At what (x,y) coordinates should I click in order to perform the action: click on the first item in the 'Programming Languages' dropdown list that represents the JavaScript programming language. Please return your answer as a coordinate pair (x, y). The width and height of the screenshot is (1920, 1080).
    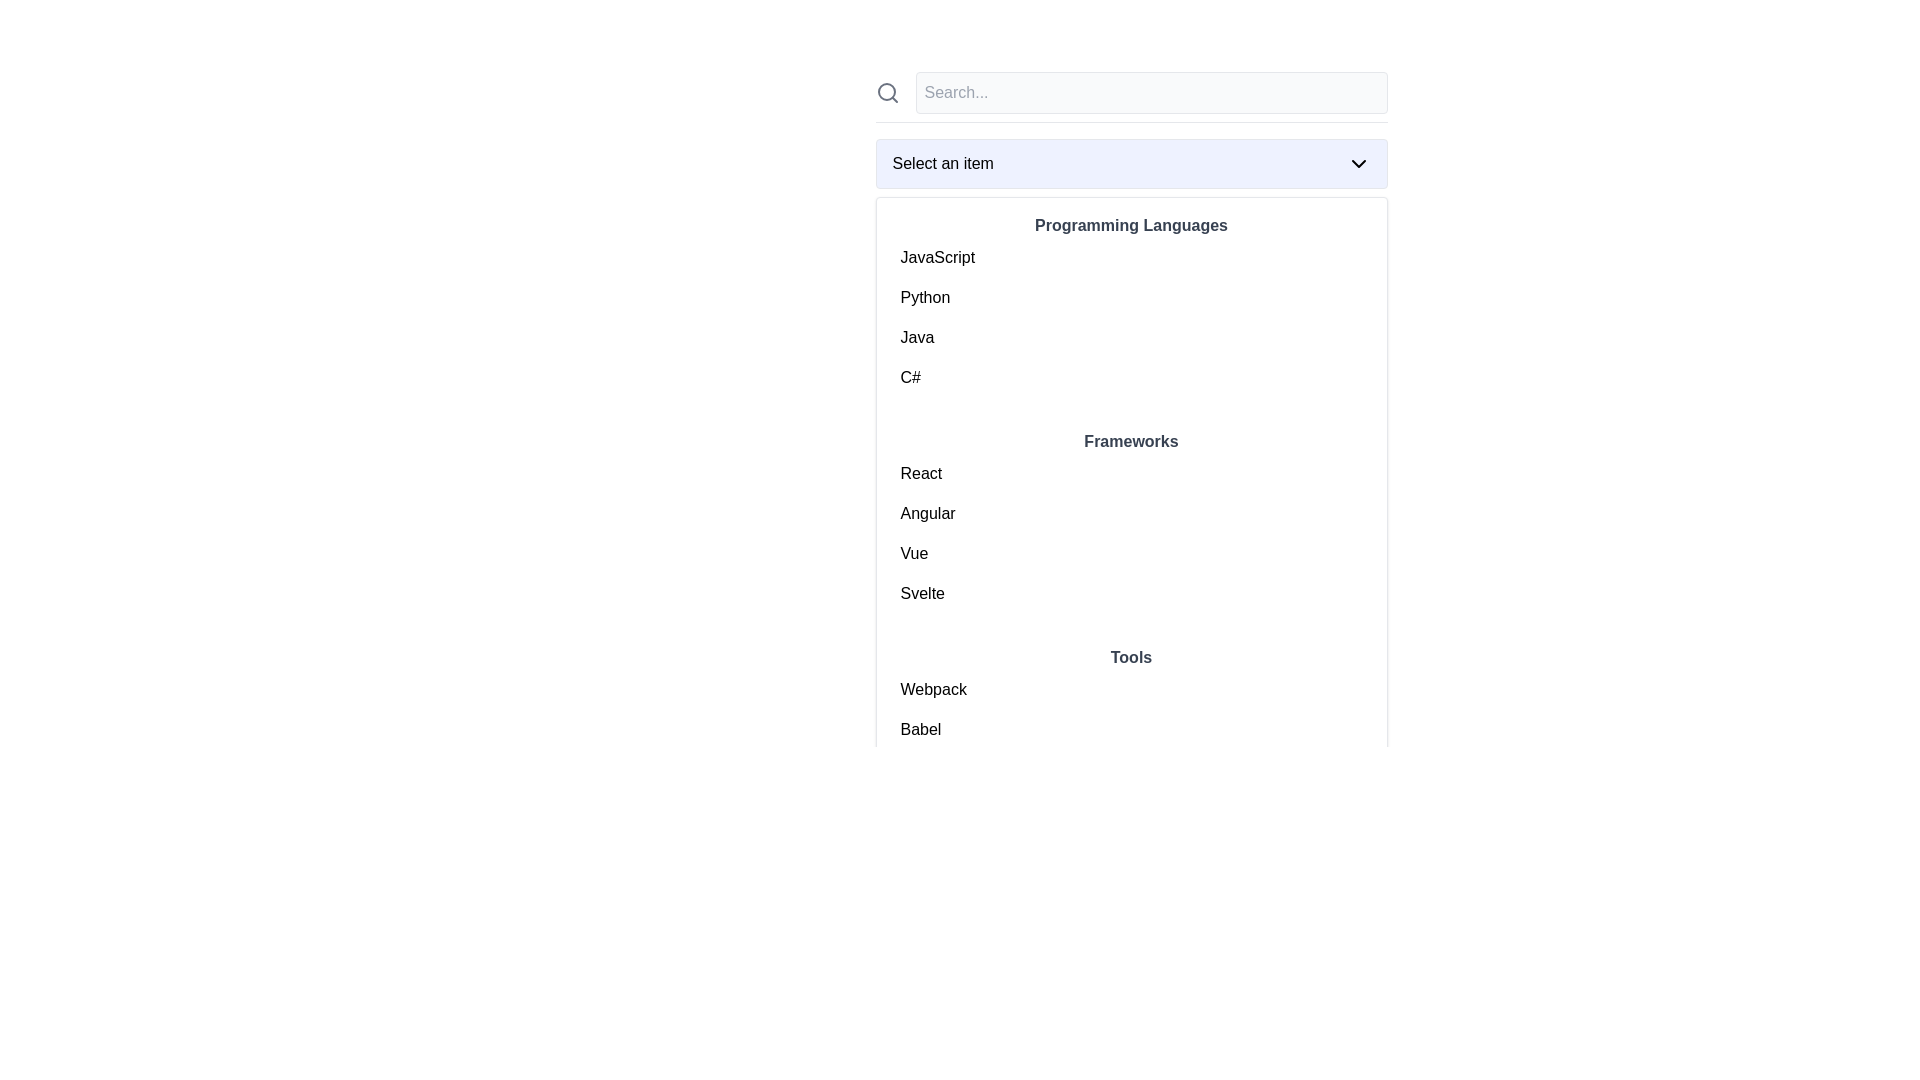
    Looking at the image, I should click on (1131, 257).